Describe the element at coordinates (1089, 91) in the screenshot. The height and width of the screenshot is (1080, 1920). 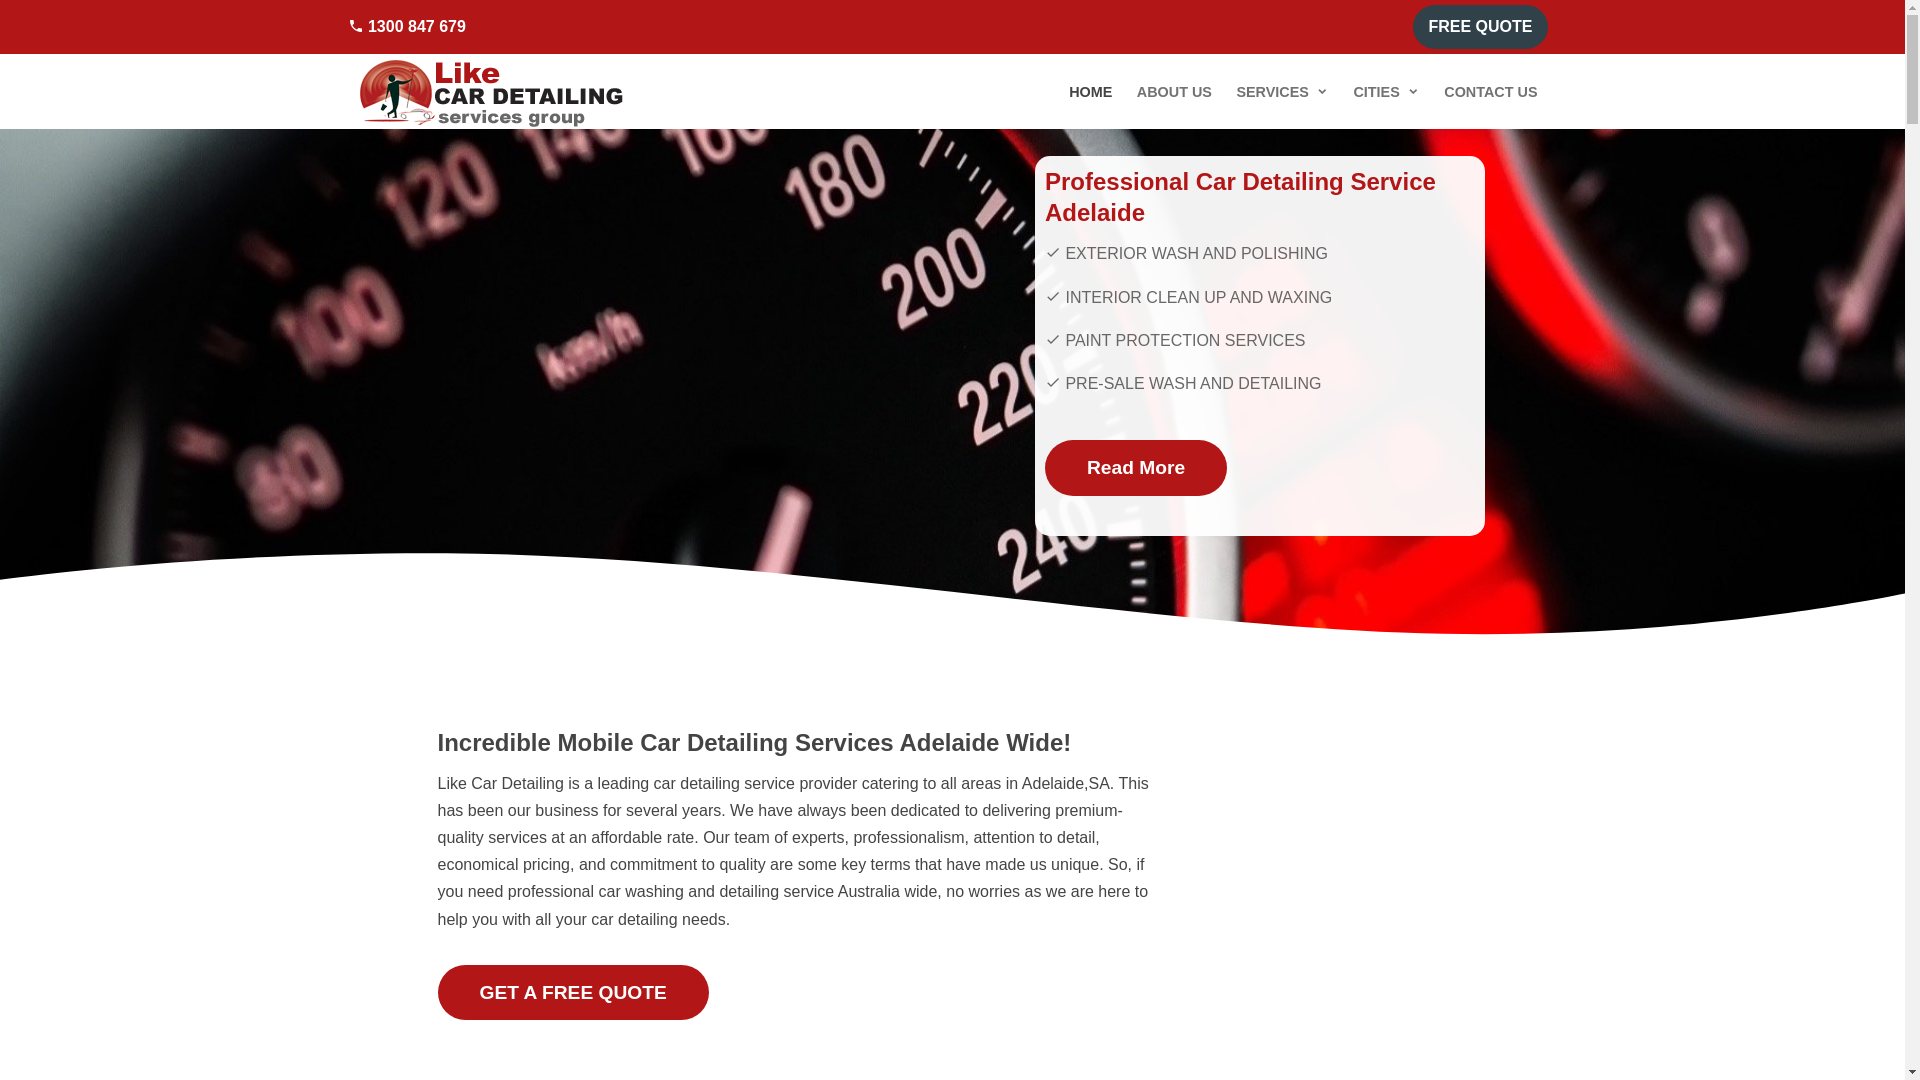
I see `'HOME'` at that location.